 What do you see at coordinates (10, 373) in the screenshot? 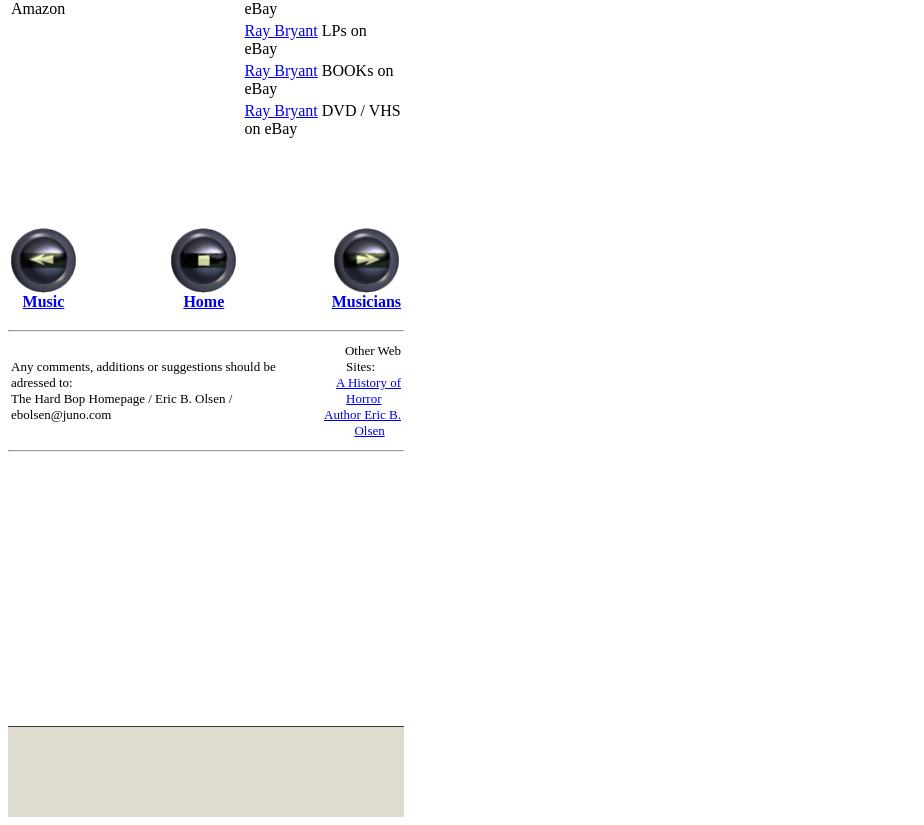
I see `'Any comments, additions or suggestions should be adressed to:'` at bounding box center [10, 373].